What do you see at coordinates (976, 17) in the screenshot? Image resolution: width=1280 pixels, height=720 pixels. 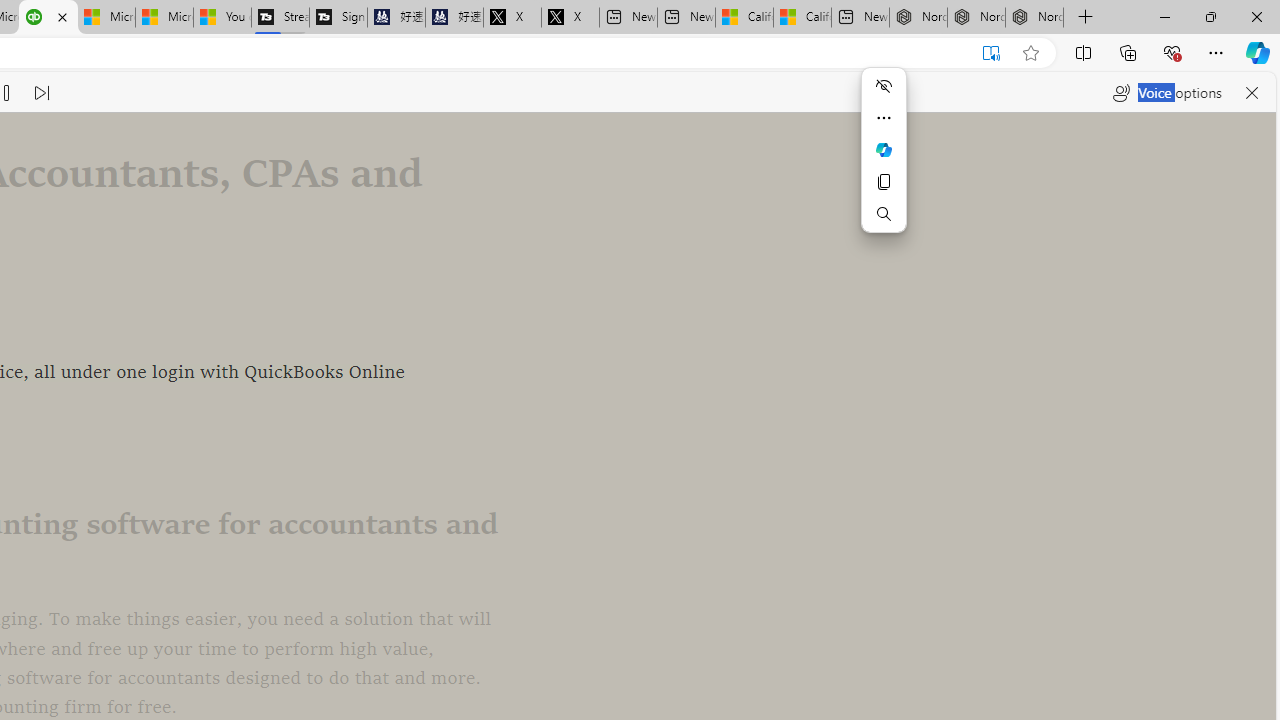 I see `'Nordace Siena Pro 15 Backpack'` at bounding box center [976, 17].